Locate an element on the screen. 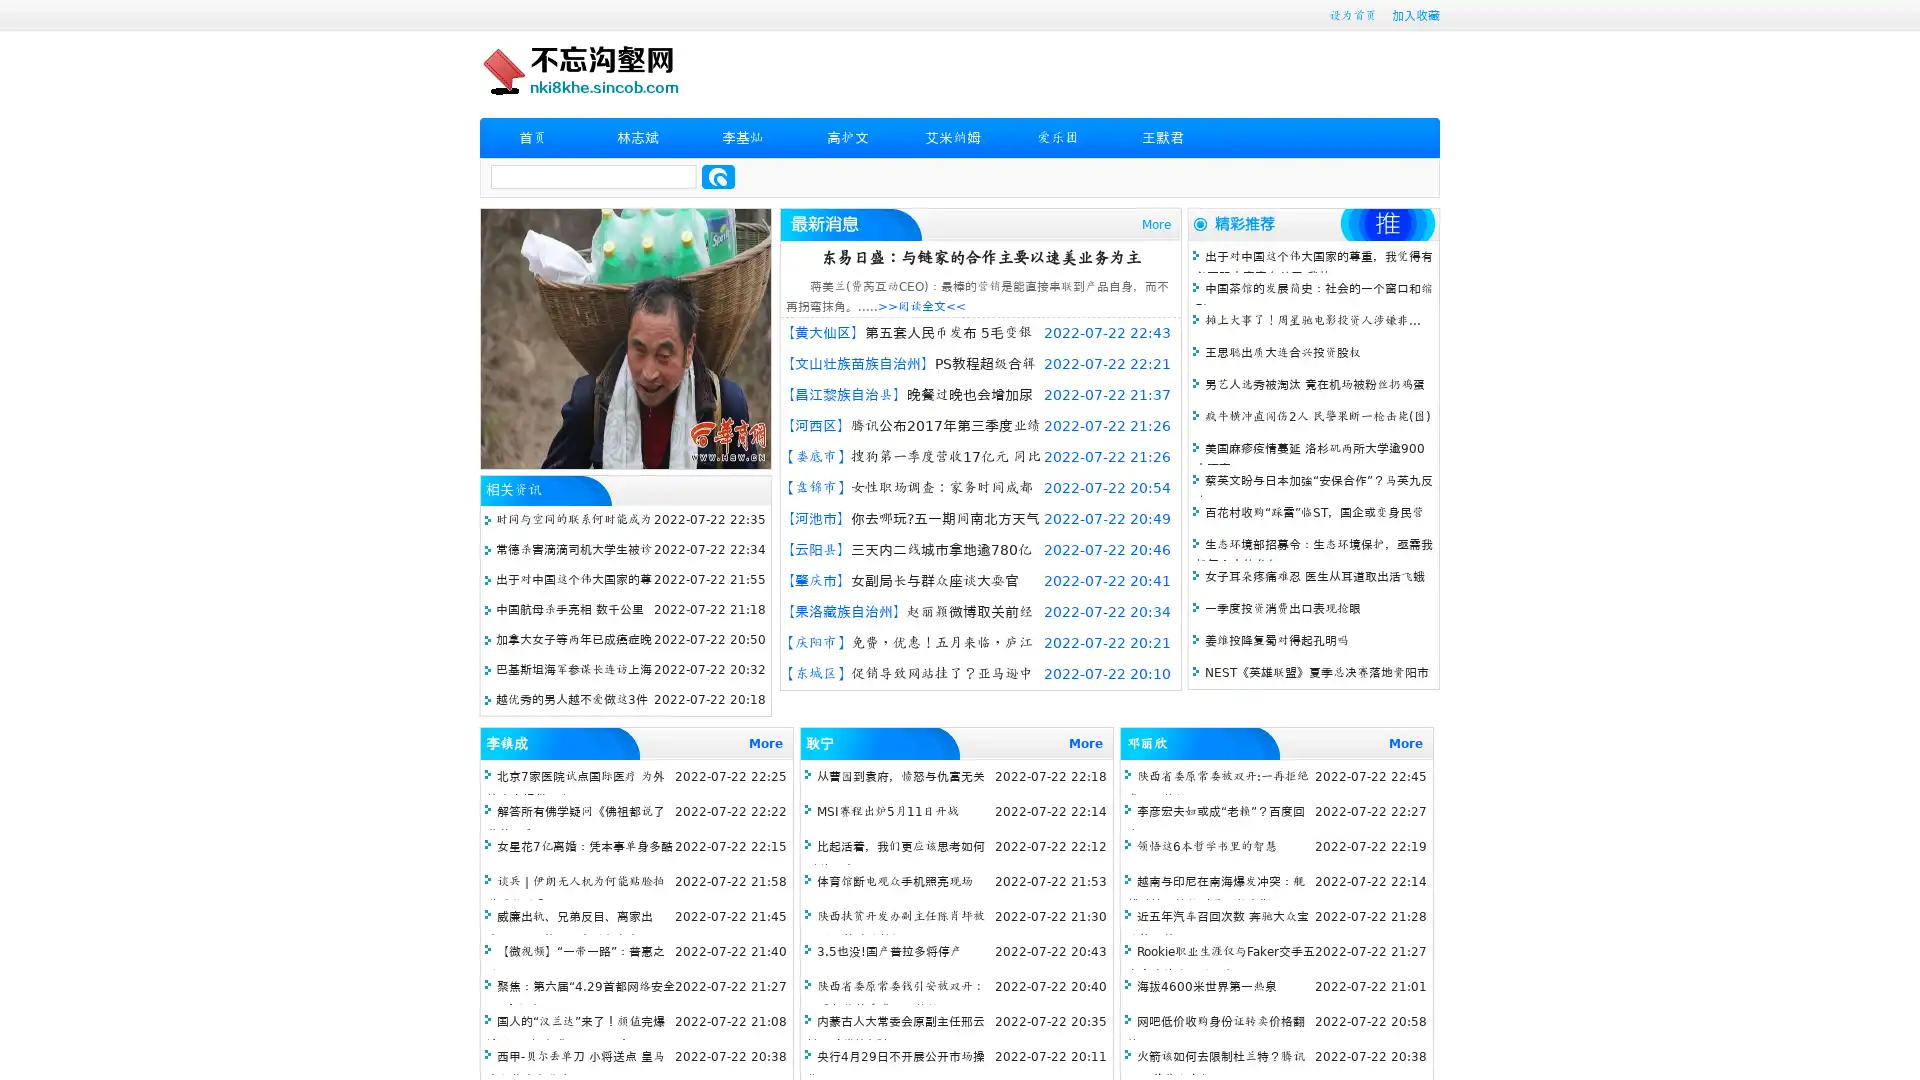  Search is located at coordinates (718, 176).